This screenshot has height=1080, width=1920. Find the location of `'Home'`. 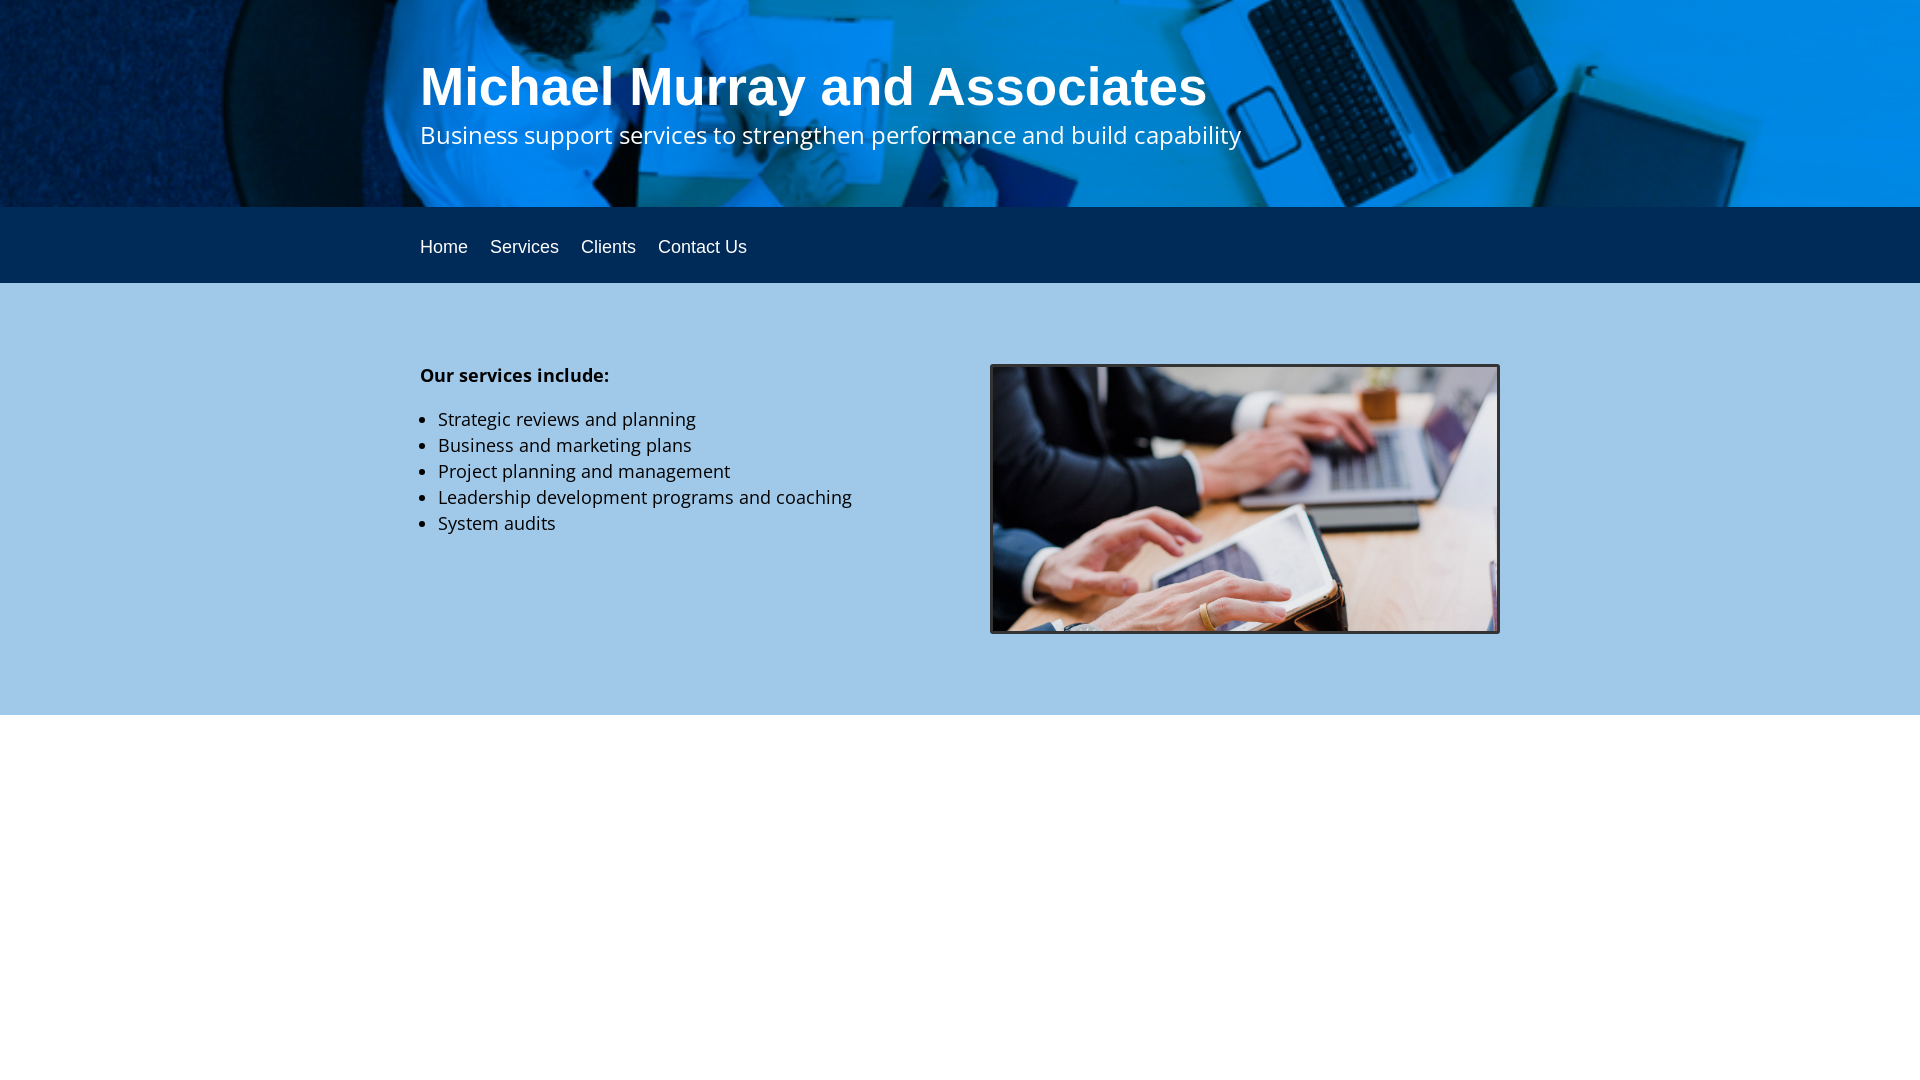

'Home' is located at coordinates (443, 260).